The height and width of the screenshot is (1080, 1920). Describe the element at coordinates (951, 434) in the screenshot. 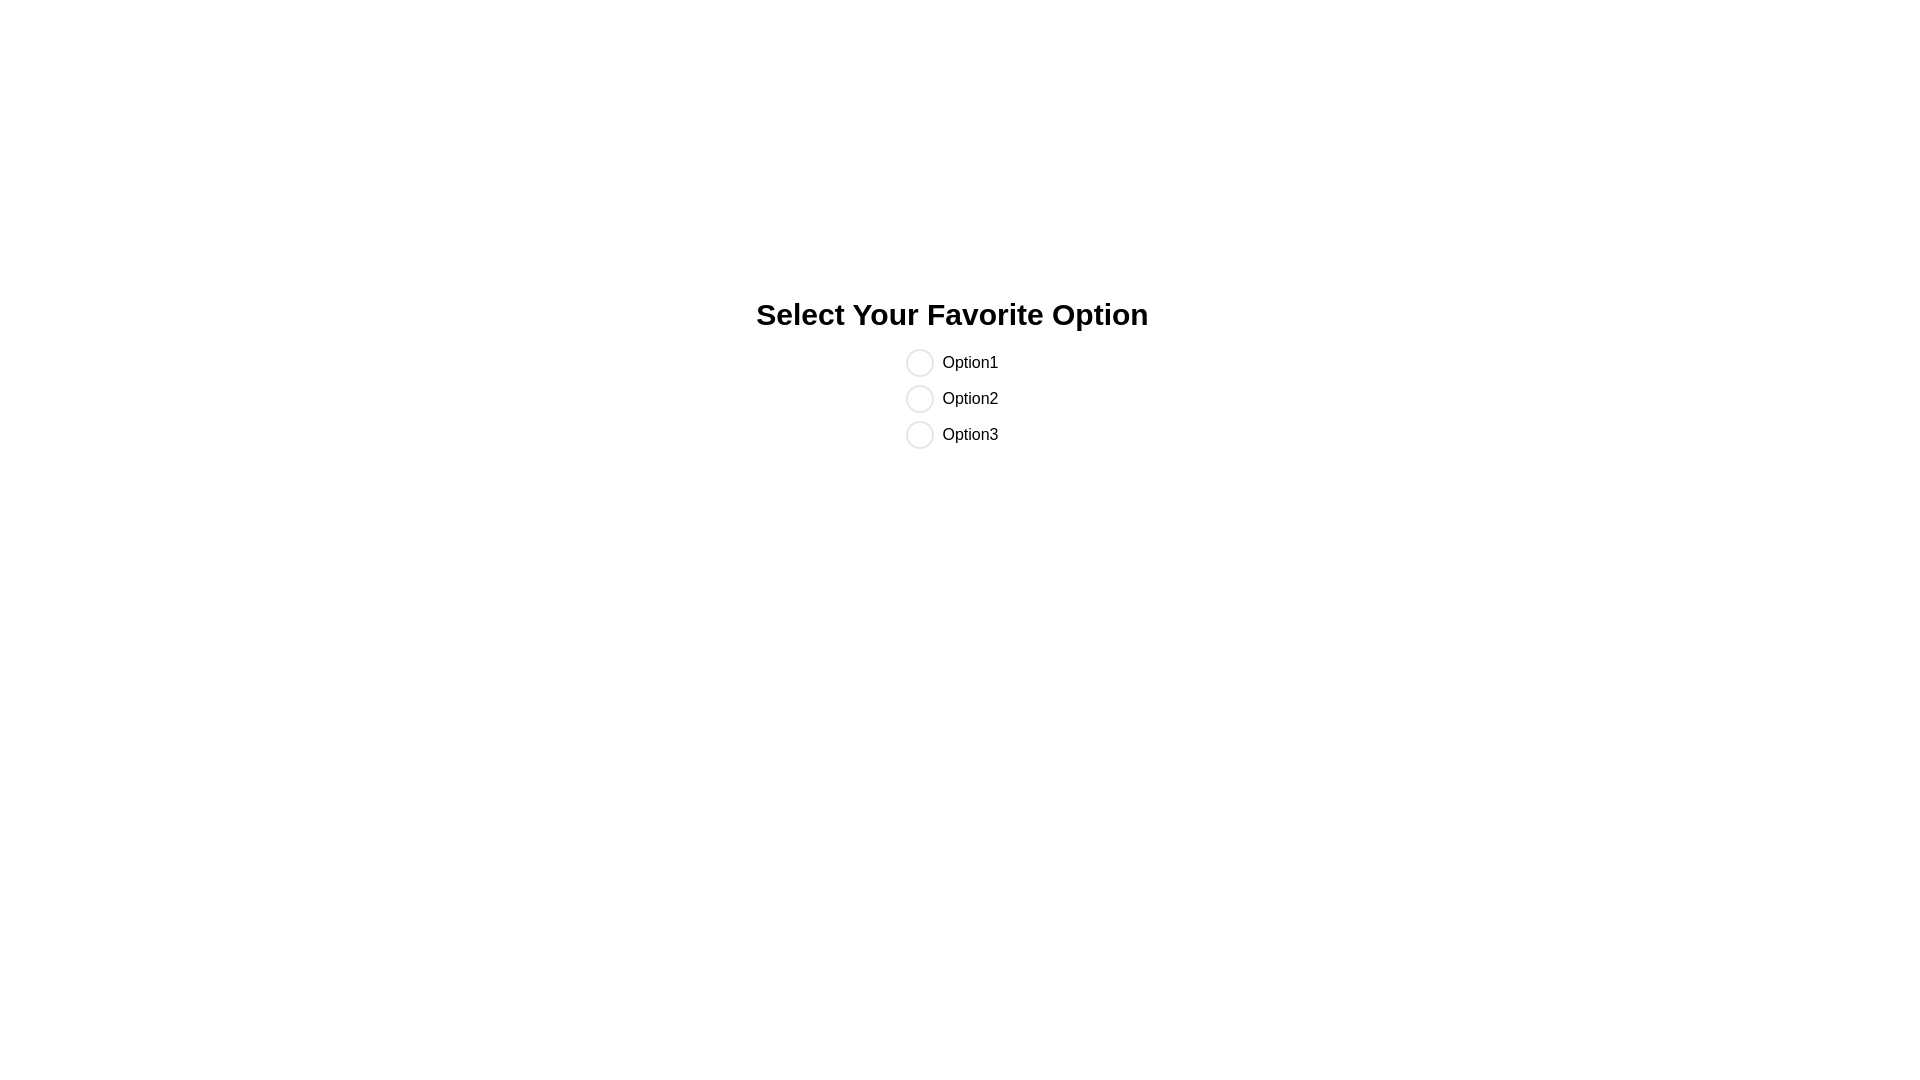

I see `the 'Option3' radio button` at that location.